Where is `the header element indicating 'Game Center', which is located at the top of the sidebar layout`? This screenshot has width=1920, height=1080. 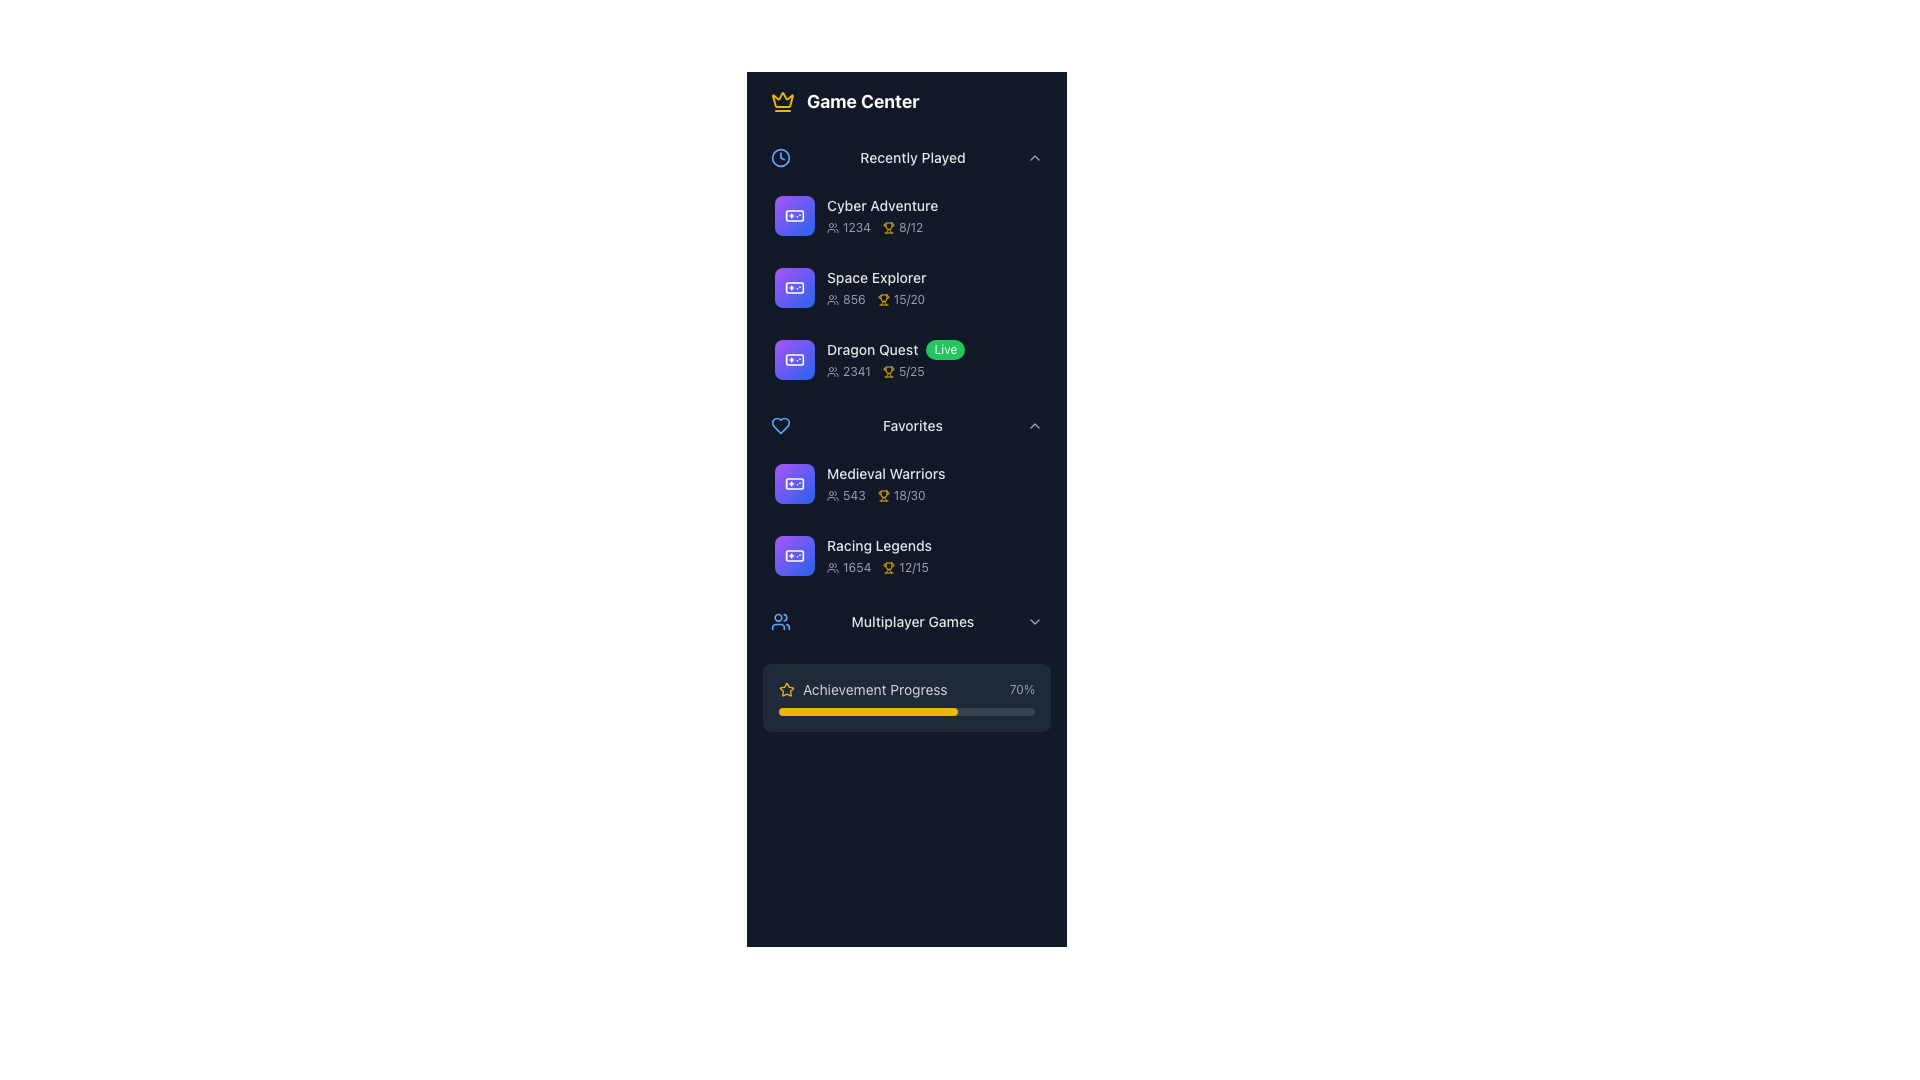
the header element indicating 'Game Center', which is located at the top of the sidebar layout is located at coordinates (906, 101).